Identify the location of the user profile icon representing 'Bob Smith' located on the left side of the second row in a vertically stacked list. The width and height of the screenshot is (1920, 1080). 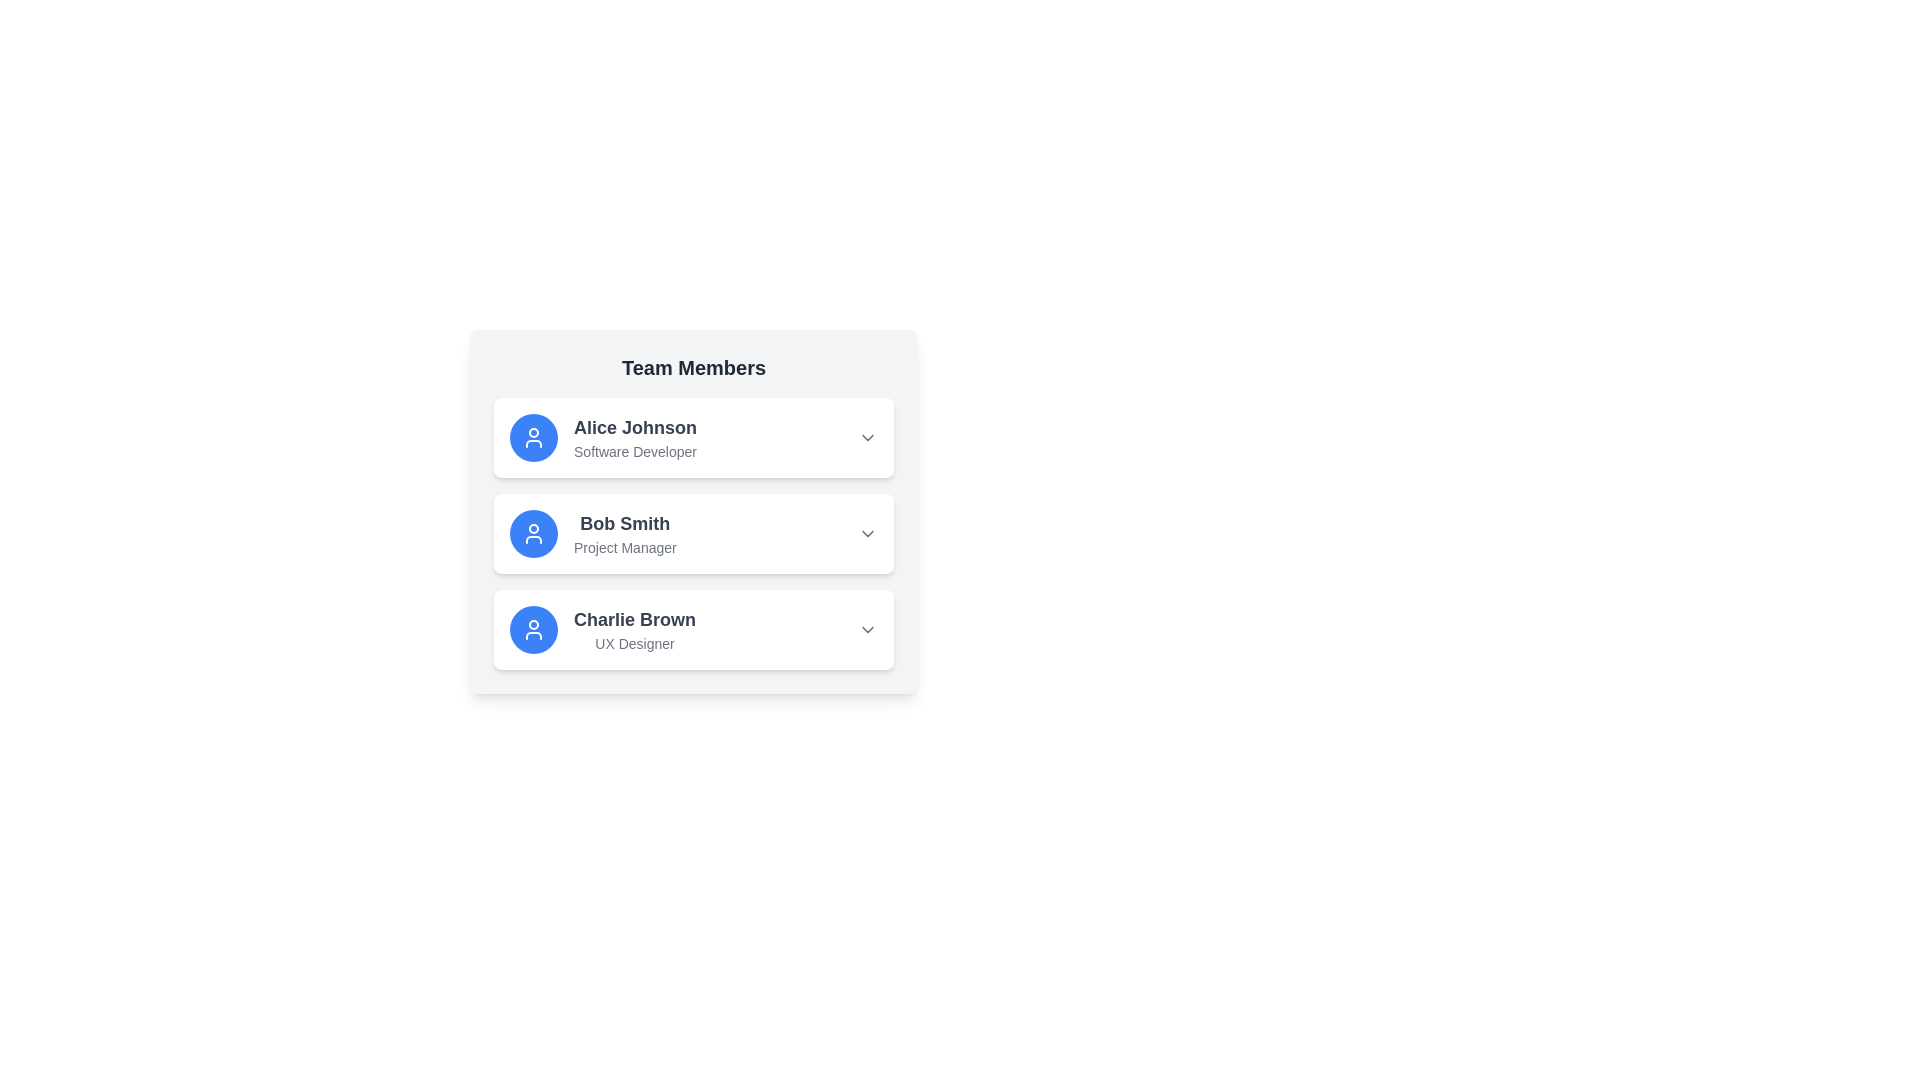
(533, 532).